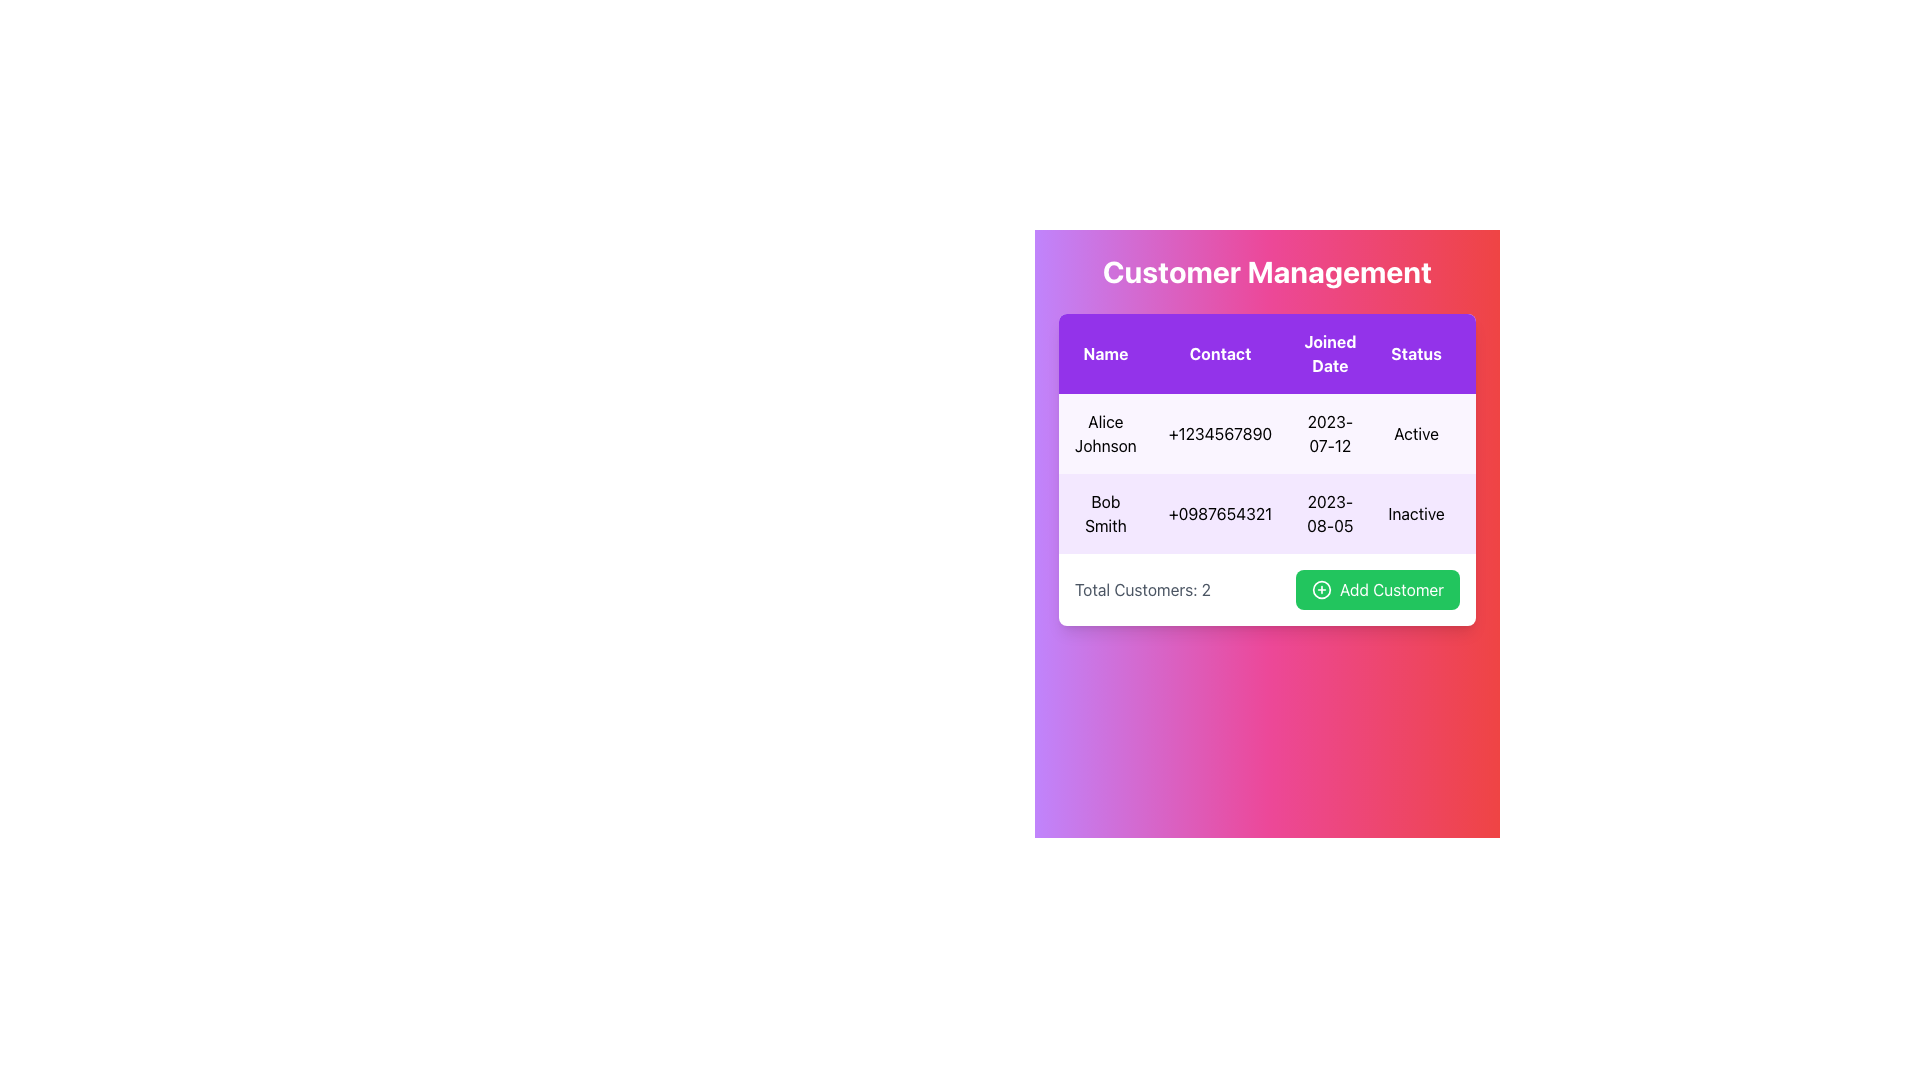  Describe the element at coordinates (1391, 589) in the screenshot. I see `the 'Add Customer' text within the green button located at the bottom-right corner of the customer management module` at that location.